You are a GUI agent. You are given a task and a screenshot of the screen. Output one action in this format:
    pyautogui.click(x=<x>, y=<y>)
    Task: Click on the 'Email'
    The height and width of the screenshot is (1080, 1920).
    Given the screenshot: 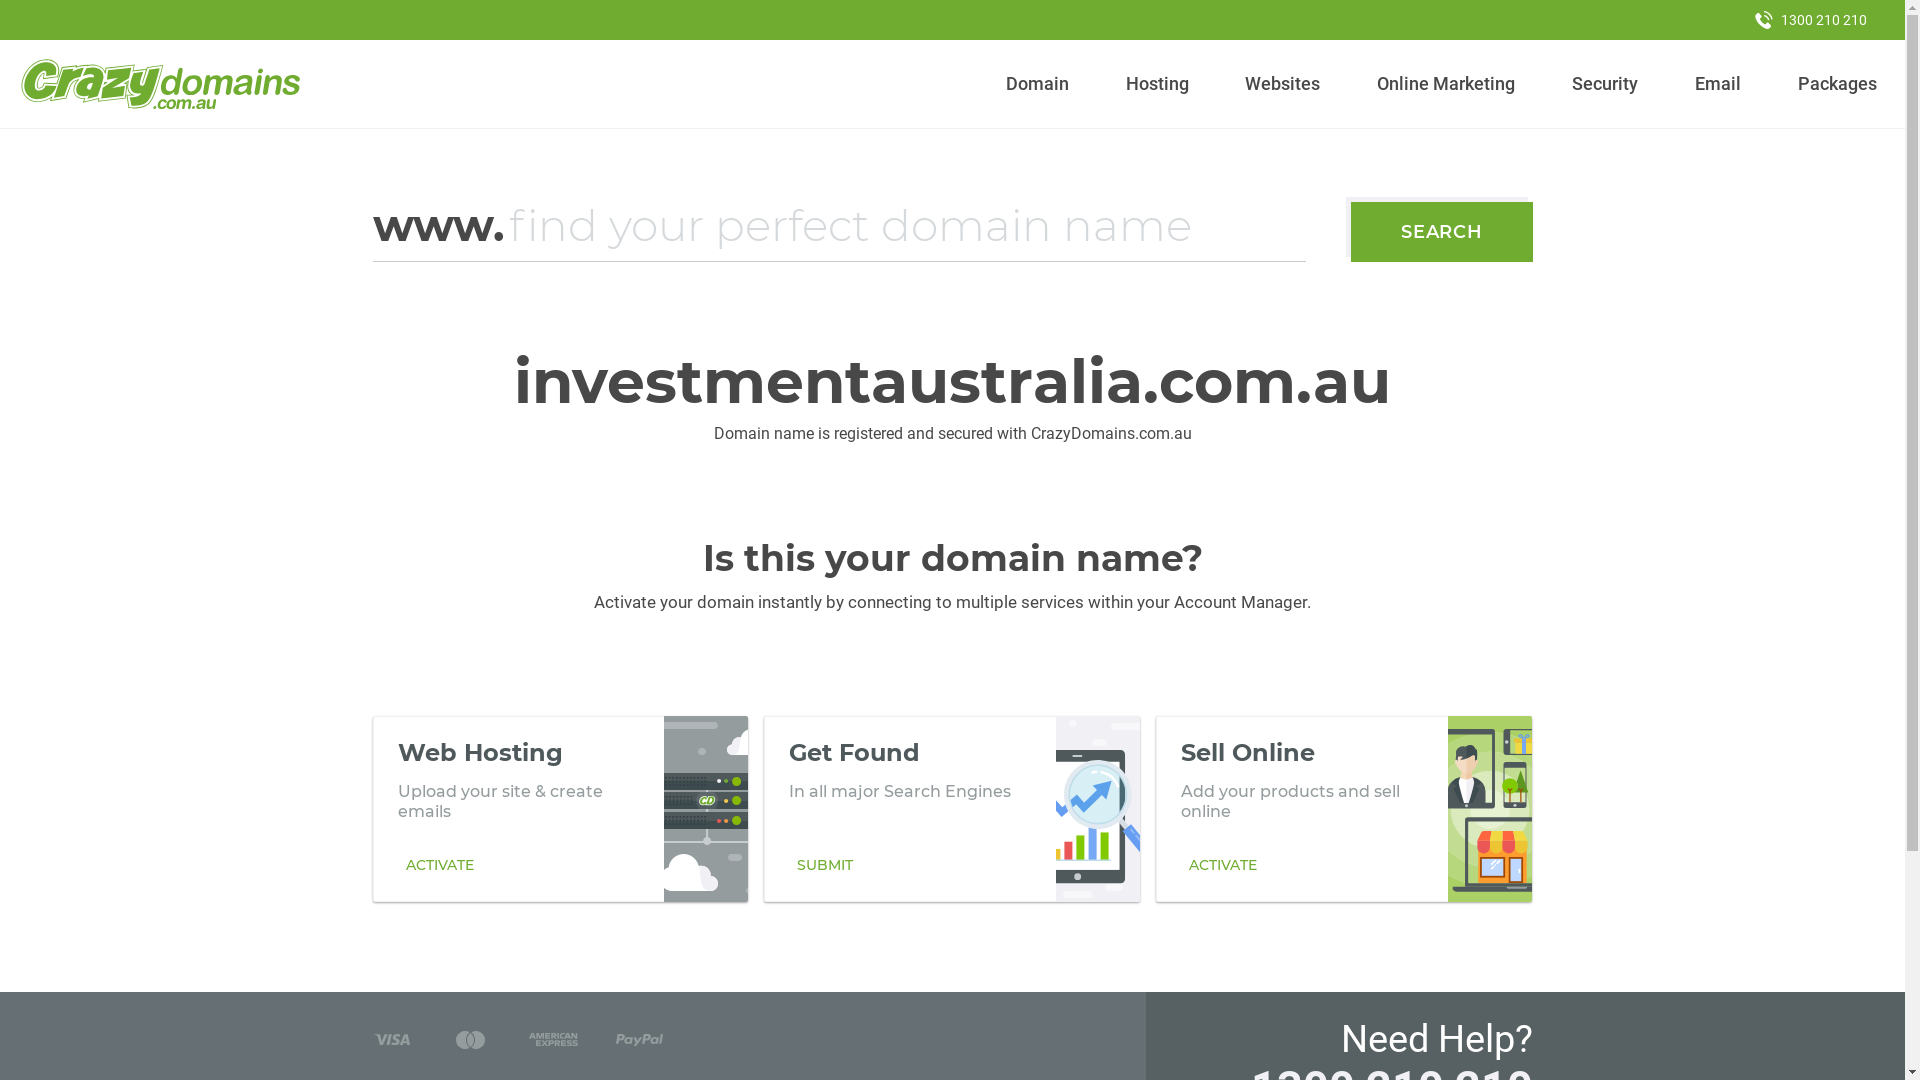 What is the action you would take?
    pyautogui.click(x=1716, y=83)
    